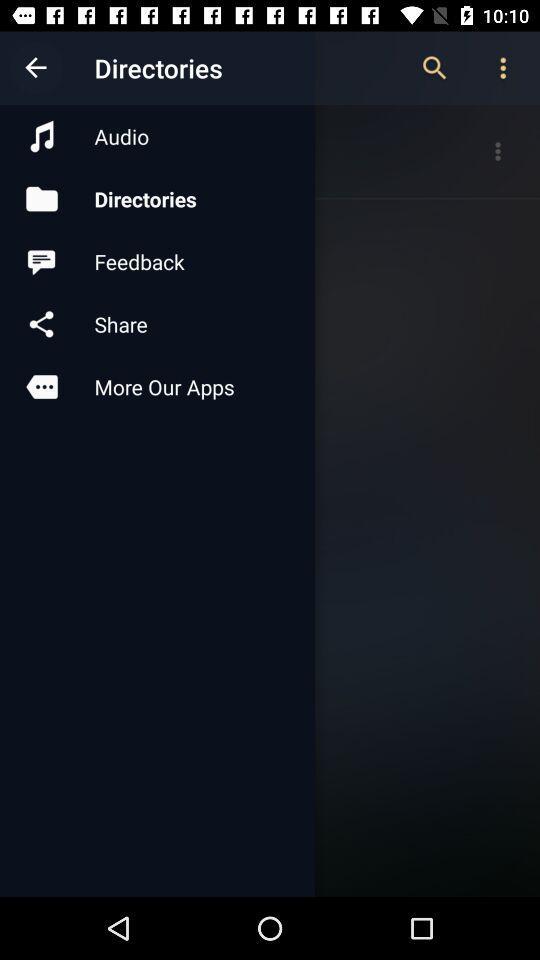 The image size is (540, 960). I want to click on the audio, so click(156, 135).